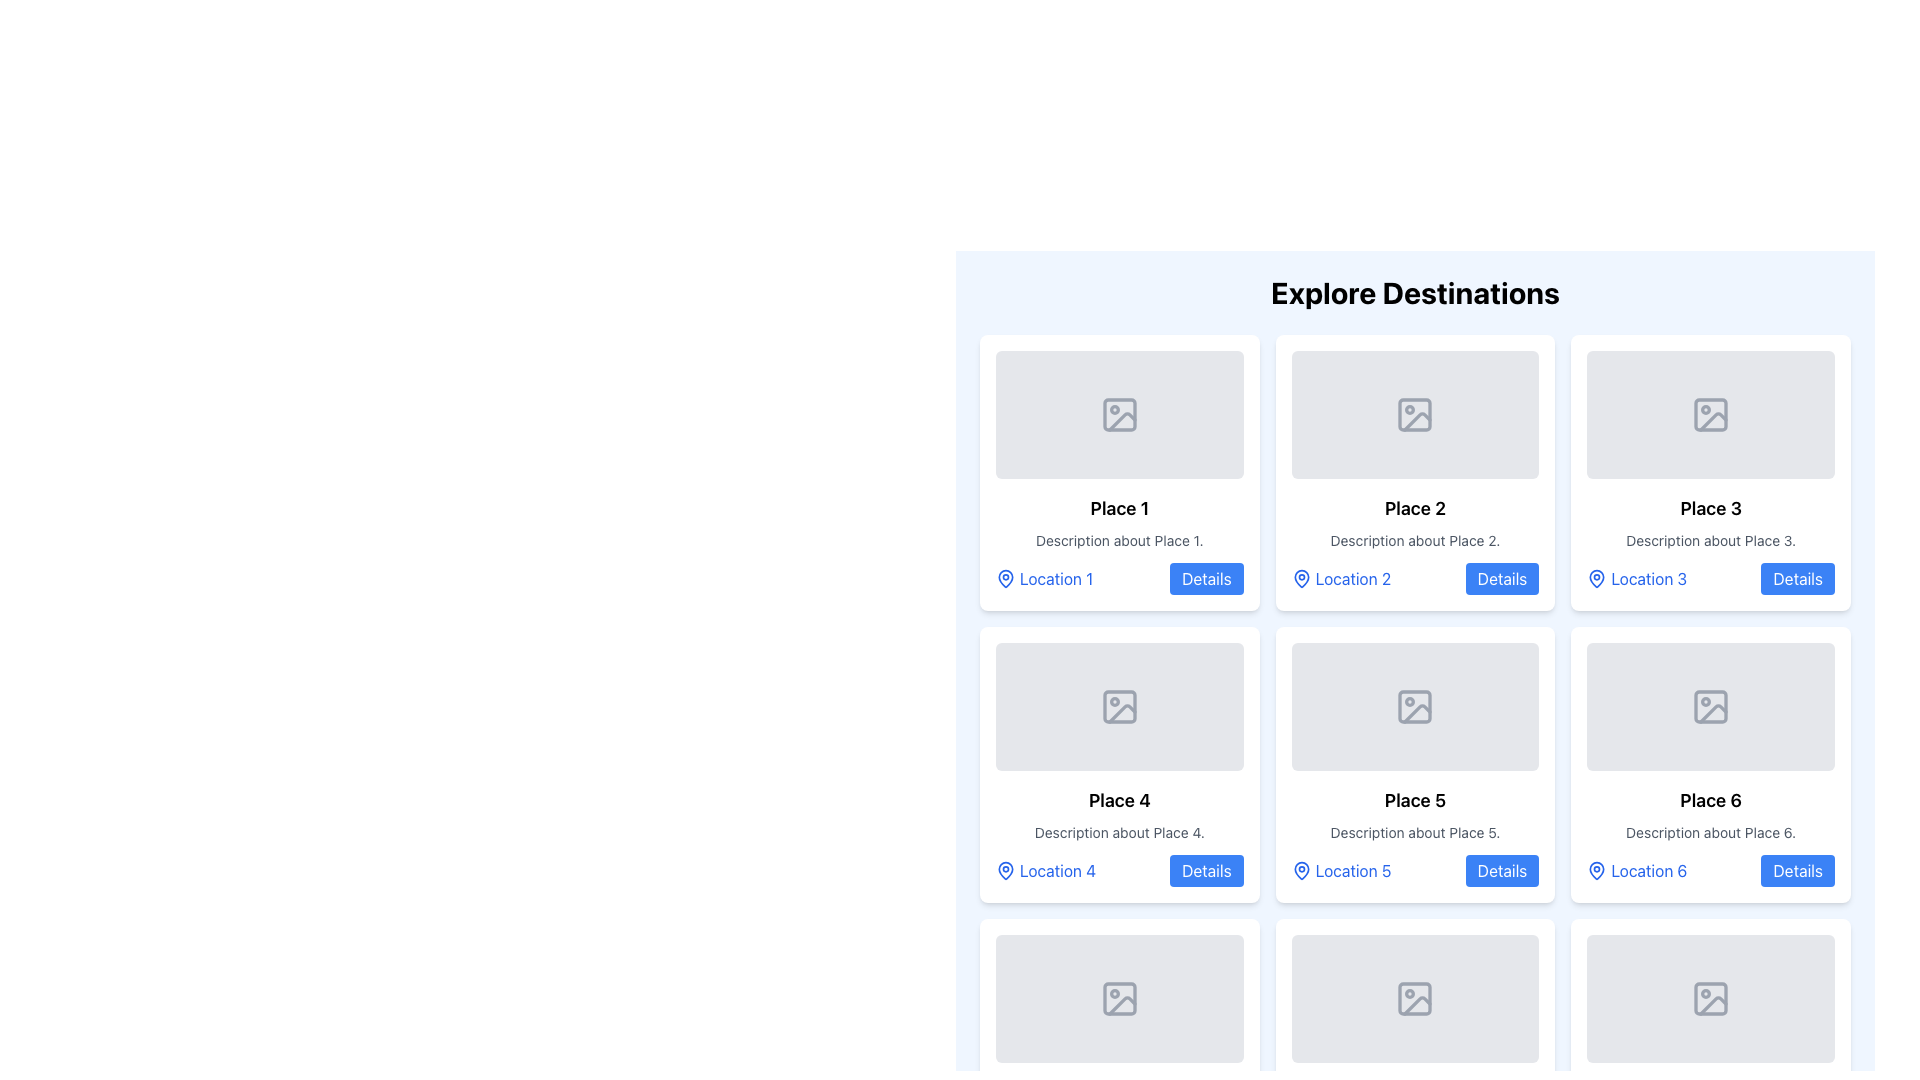 This screenshot has width=1920, height=1080. I want to click on the Decorative Placeholder Icon located inside the fourth card in a grid layout, which is a rectangular icon with rounded corners, filled with a solid color, and situated towards the center of the placeholder image, so click(1118, 705).